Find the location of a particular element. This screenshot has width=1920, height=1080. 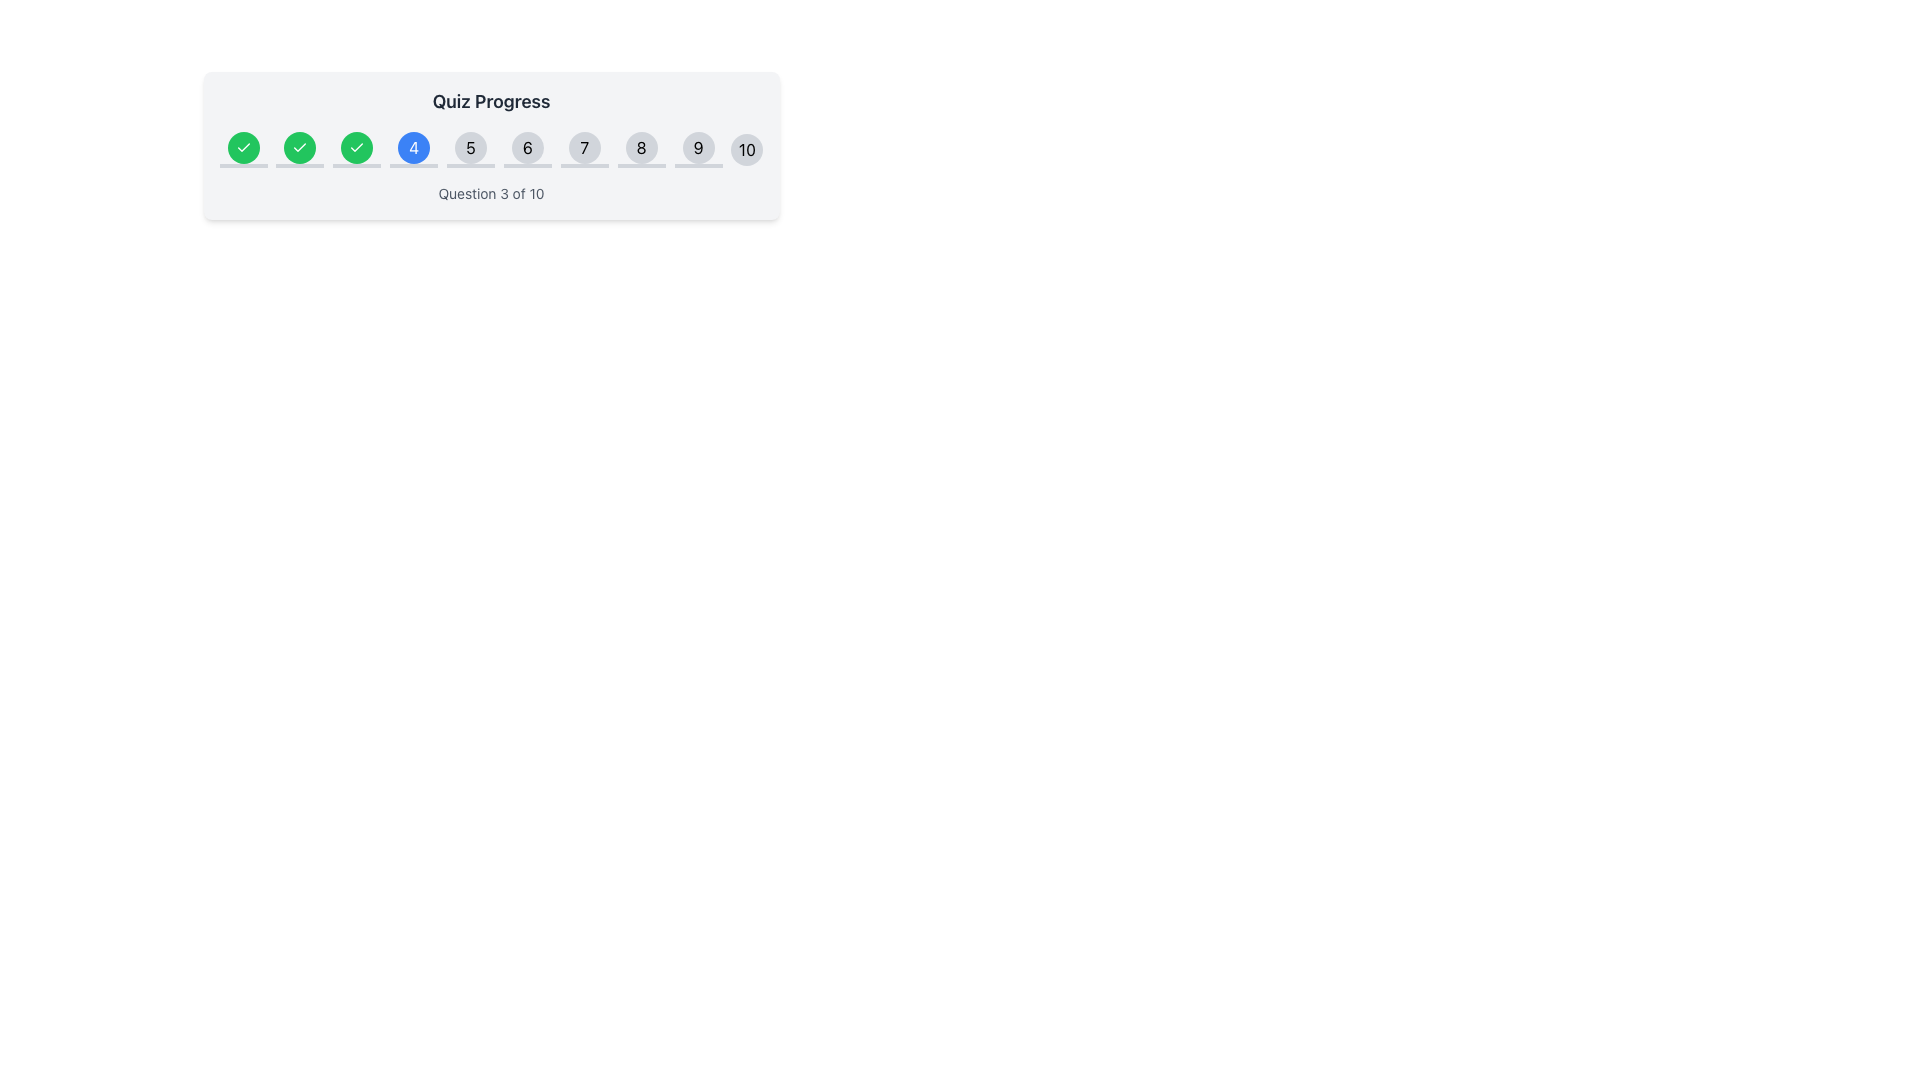

the third green circular Decorative progress icon with a white checkmark in the center, located in the quiz progress bar is located at coordinates (357, 149).